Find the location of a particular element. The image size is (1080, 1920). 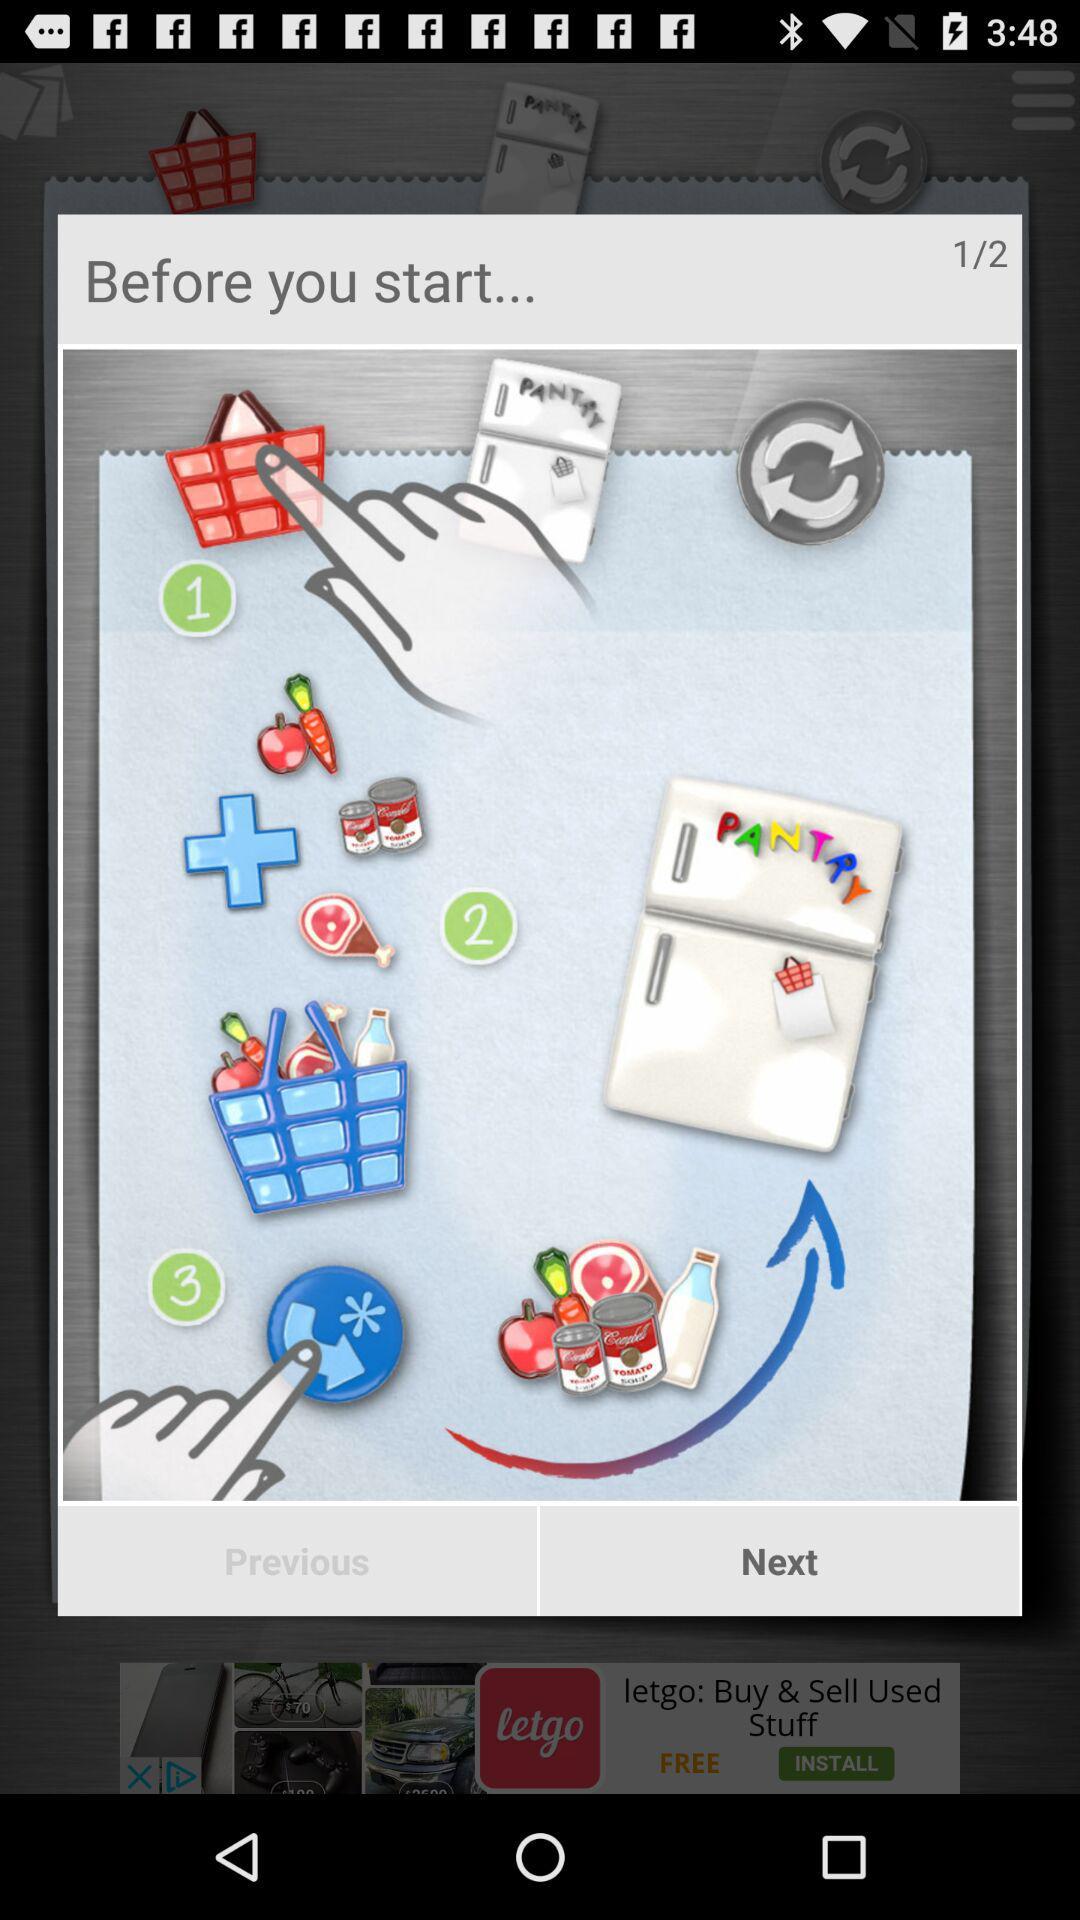

the button next to previous is located at coordinates (778, 1560).